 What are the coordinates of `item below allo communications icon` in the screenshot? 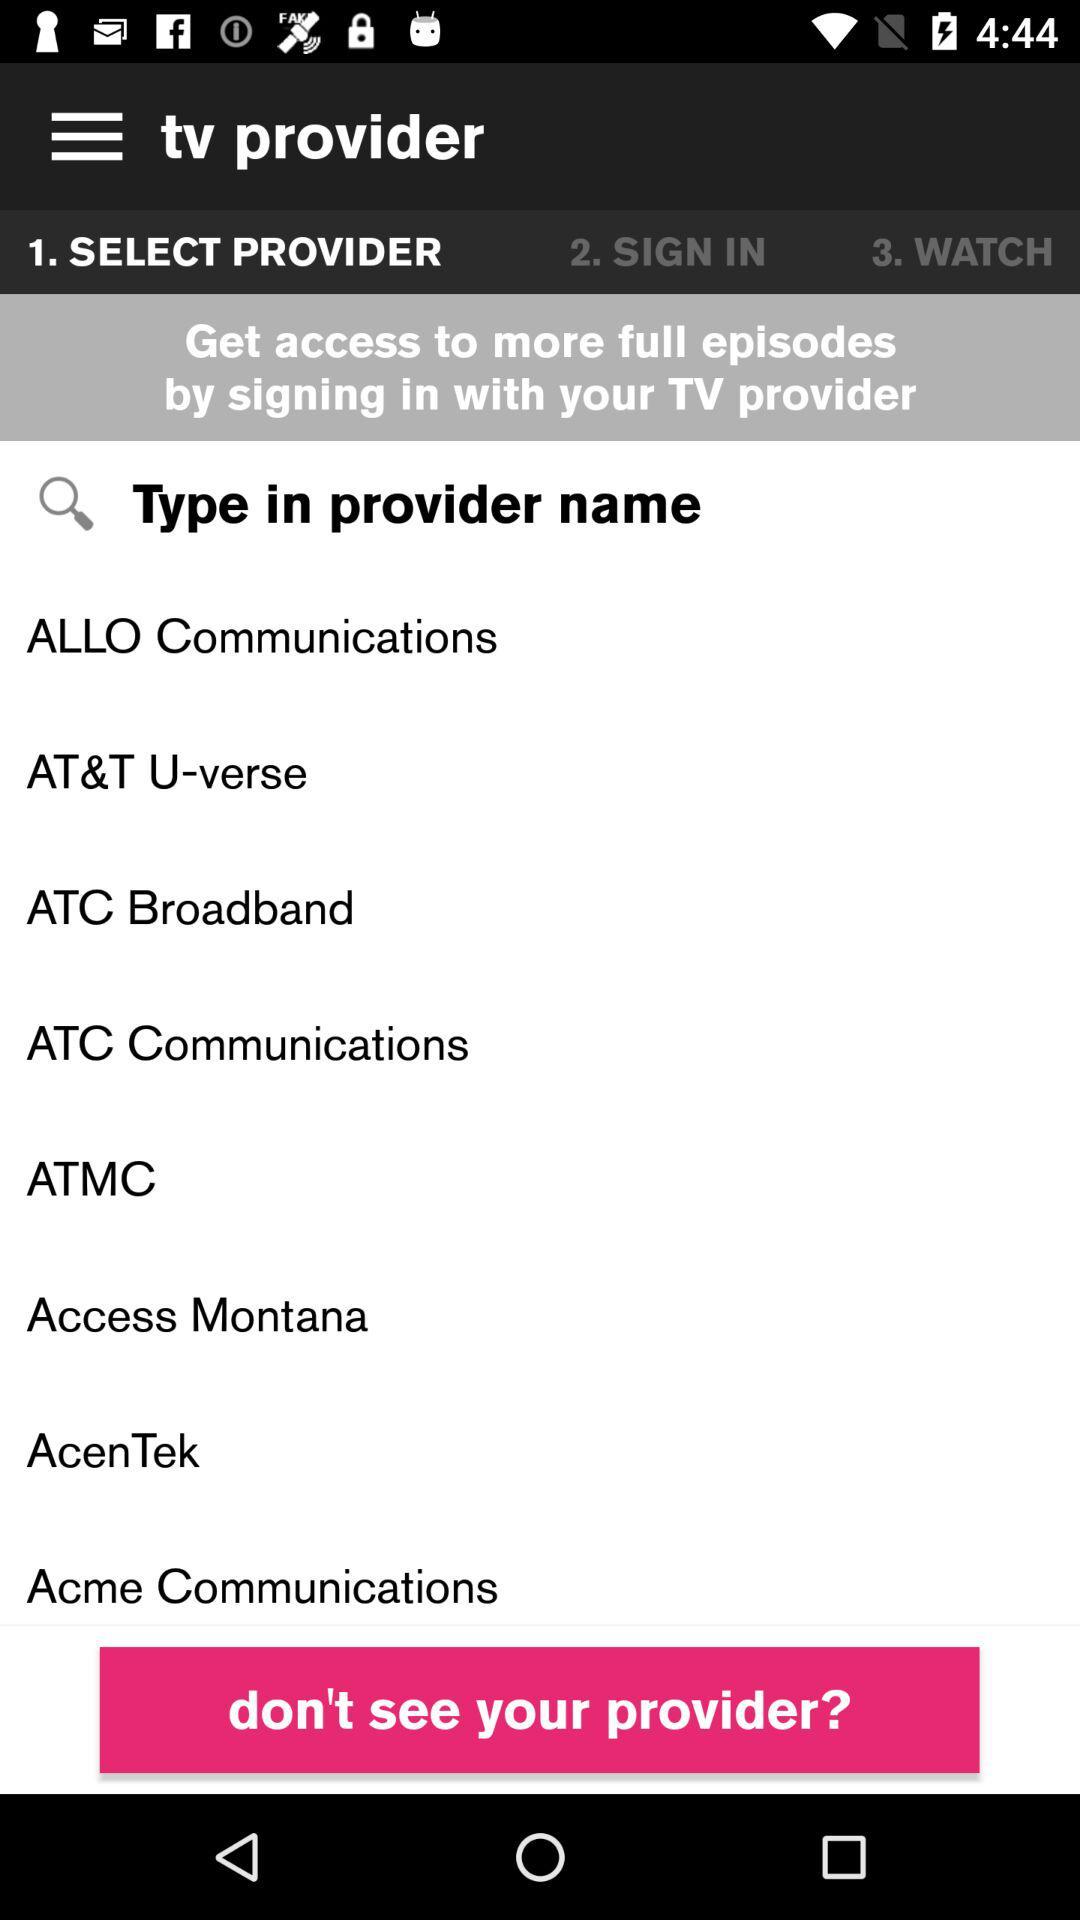 It's located at (540, 770).